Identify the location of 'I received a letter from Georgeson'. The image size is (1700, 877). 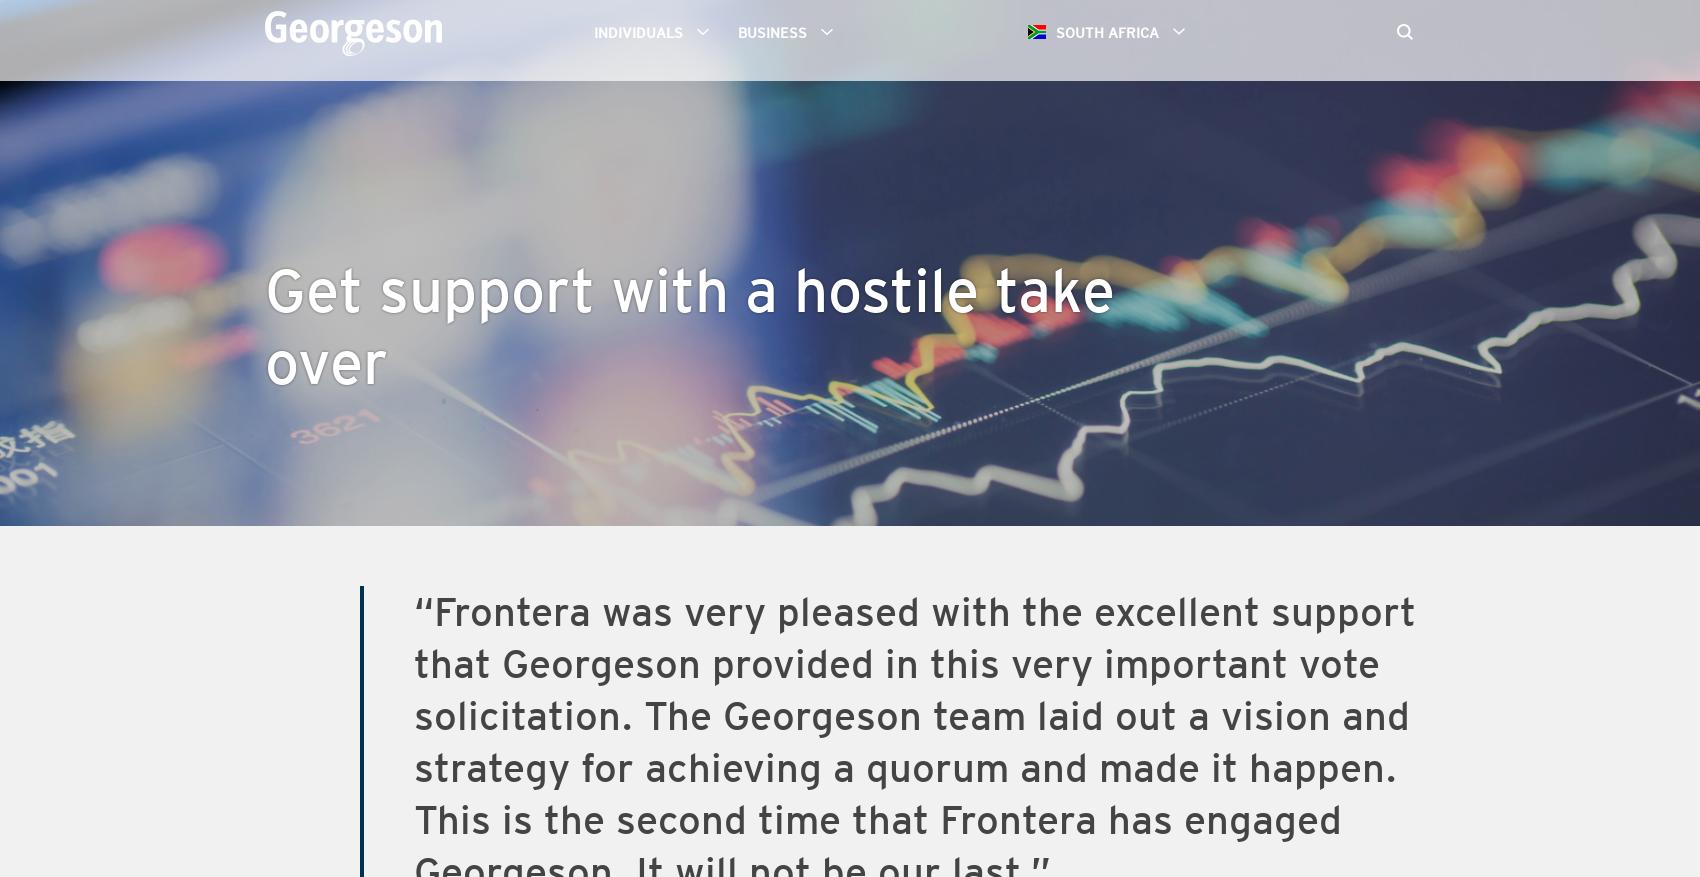
(265, 173).